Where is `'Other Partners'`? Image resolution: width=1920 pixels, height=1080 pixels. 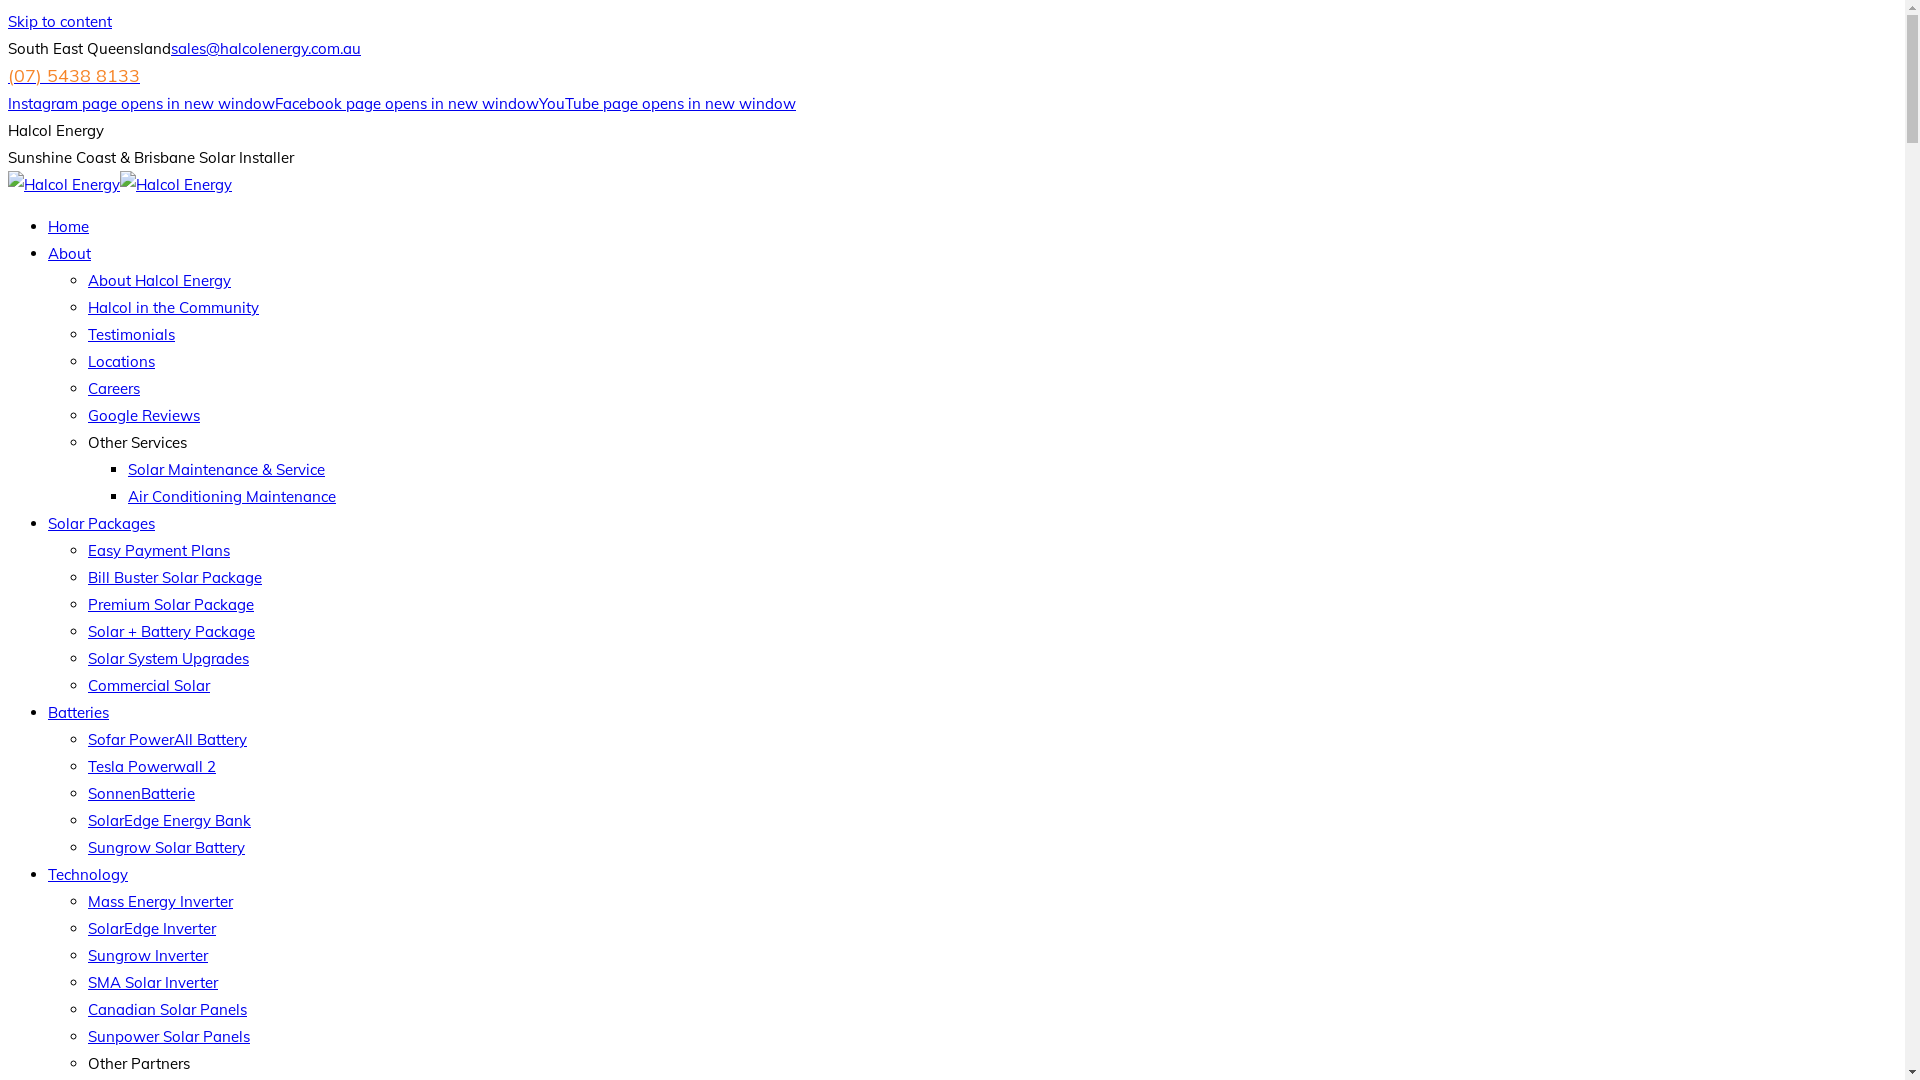
'Other Partners' is located at coordinates (138, 1062).